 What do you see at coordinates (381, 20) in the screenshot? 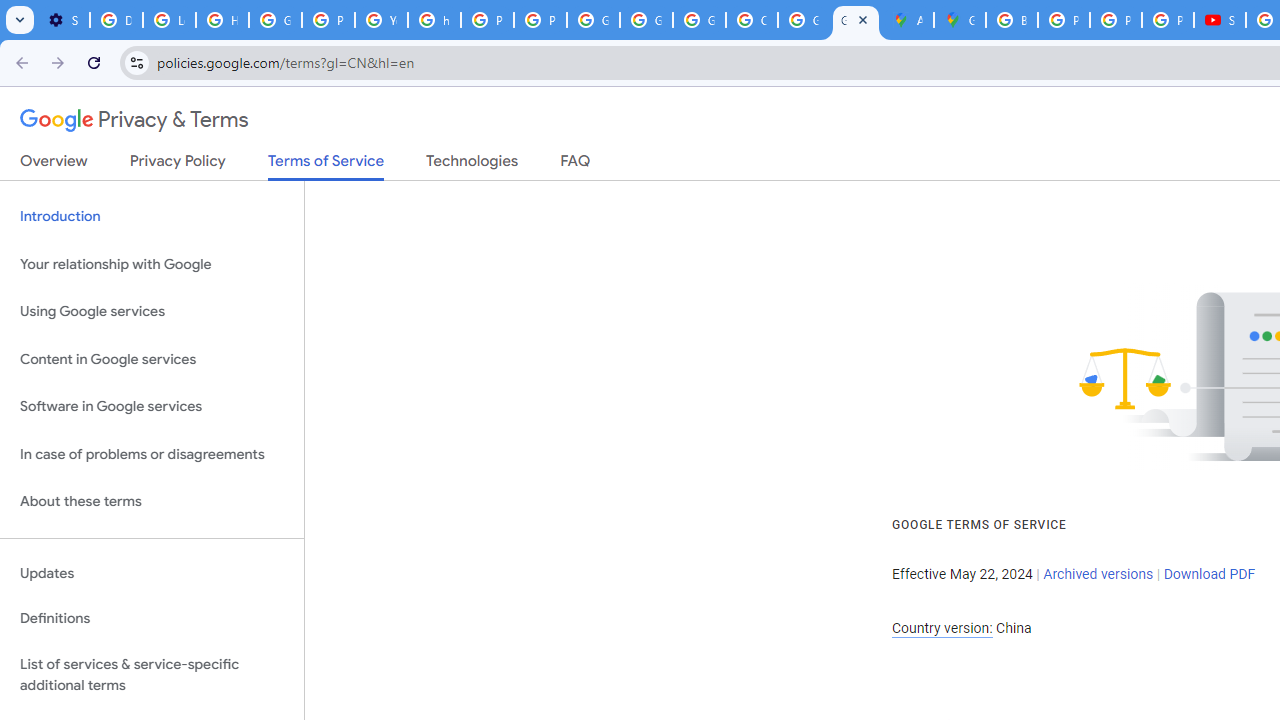
I see `'YouTube'` at bounding box center [381, 20].